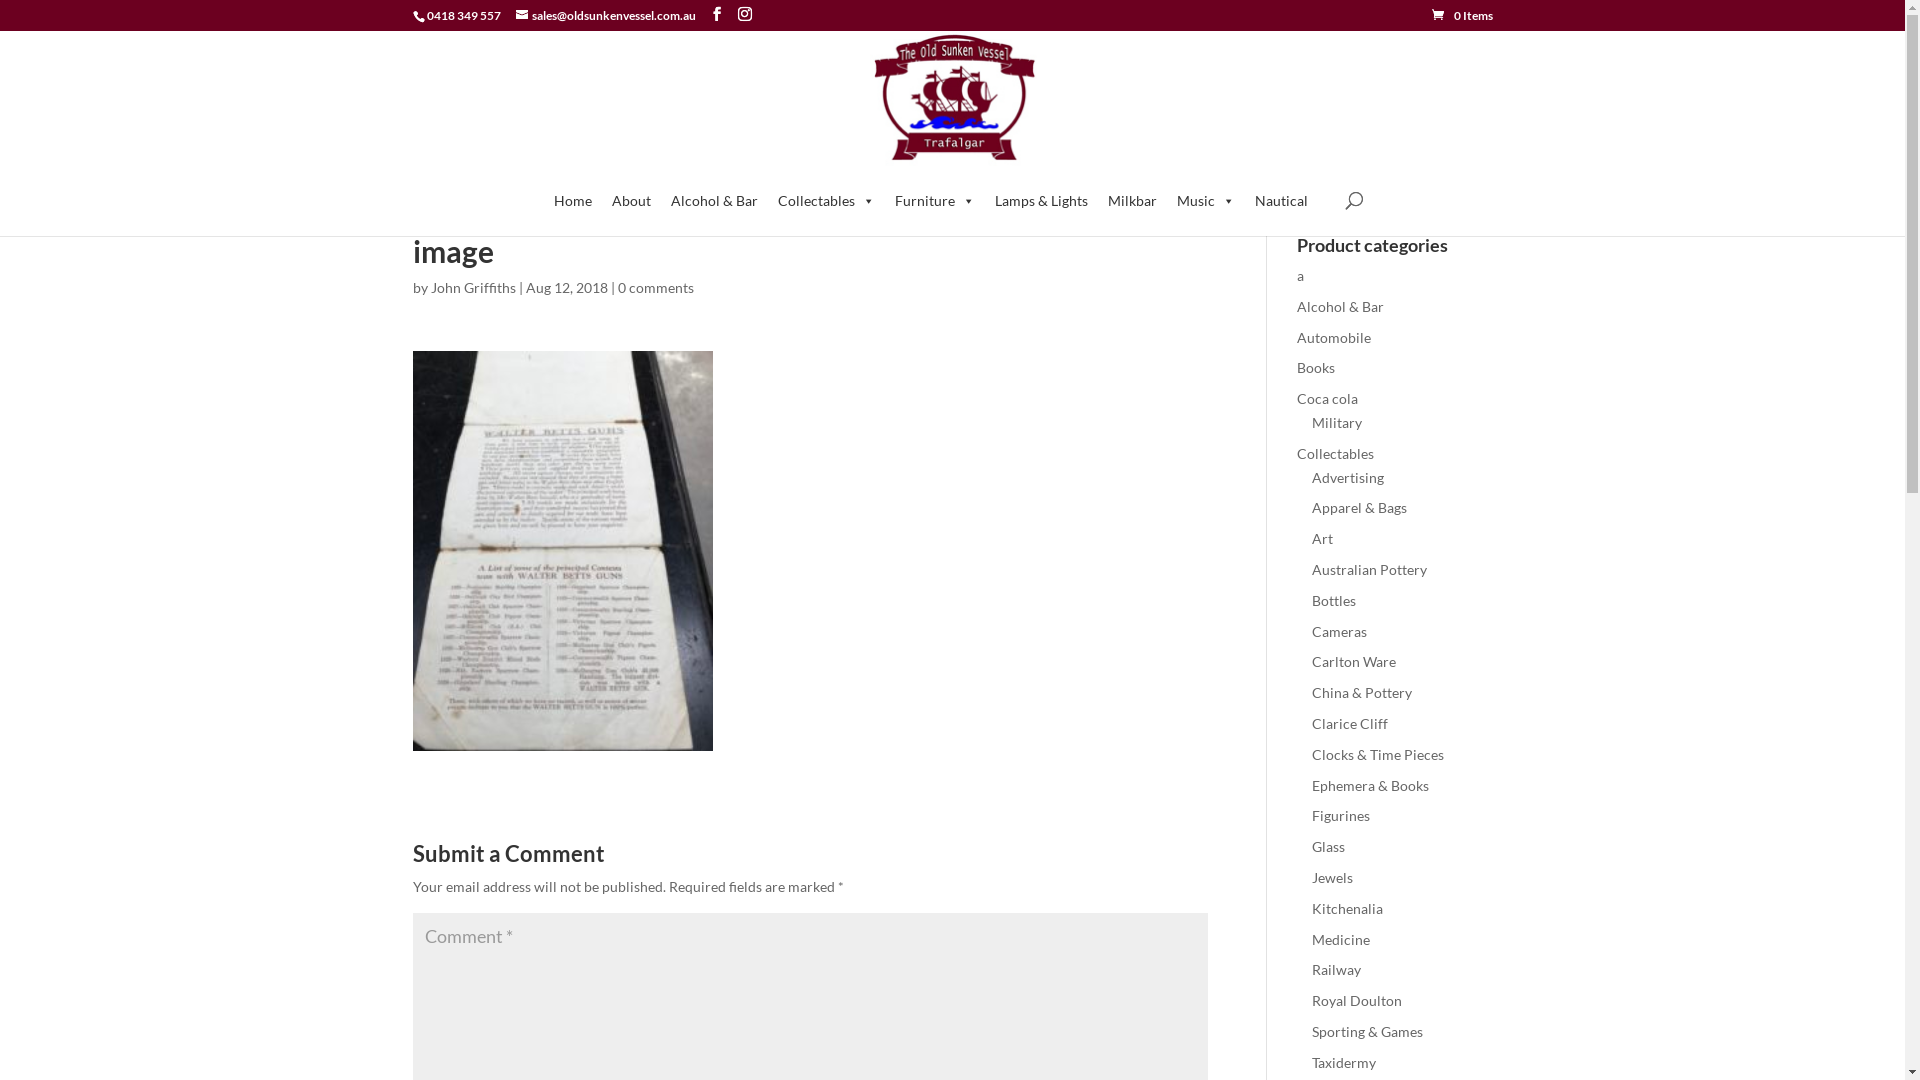 This screenshot has height=1080, width=1920. What do you see at coordinates (934, 200) in the screenshot?
I see `'Furniture'` at bounding box center [934, 200].